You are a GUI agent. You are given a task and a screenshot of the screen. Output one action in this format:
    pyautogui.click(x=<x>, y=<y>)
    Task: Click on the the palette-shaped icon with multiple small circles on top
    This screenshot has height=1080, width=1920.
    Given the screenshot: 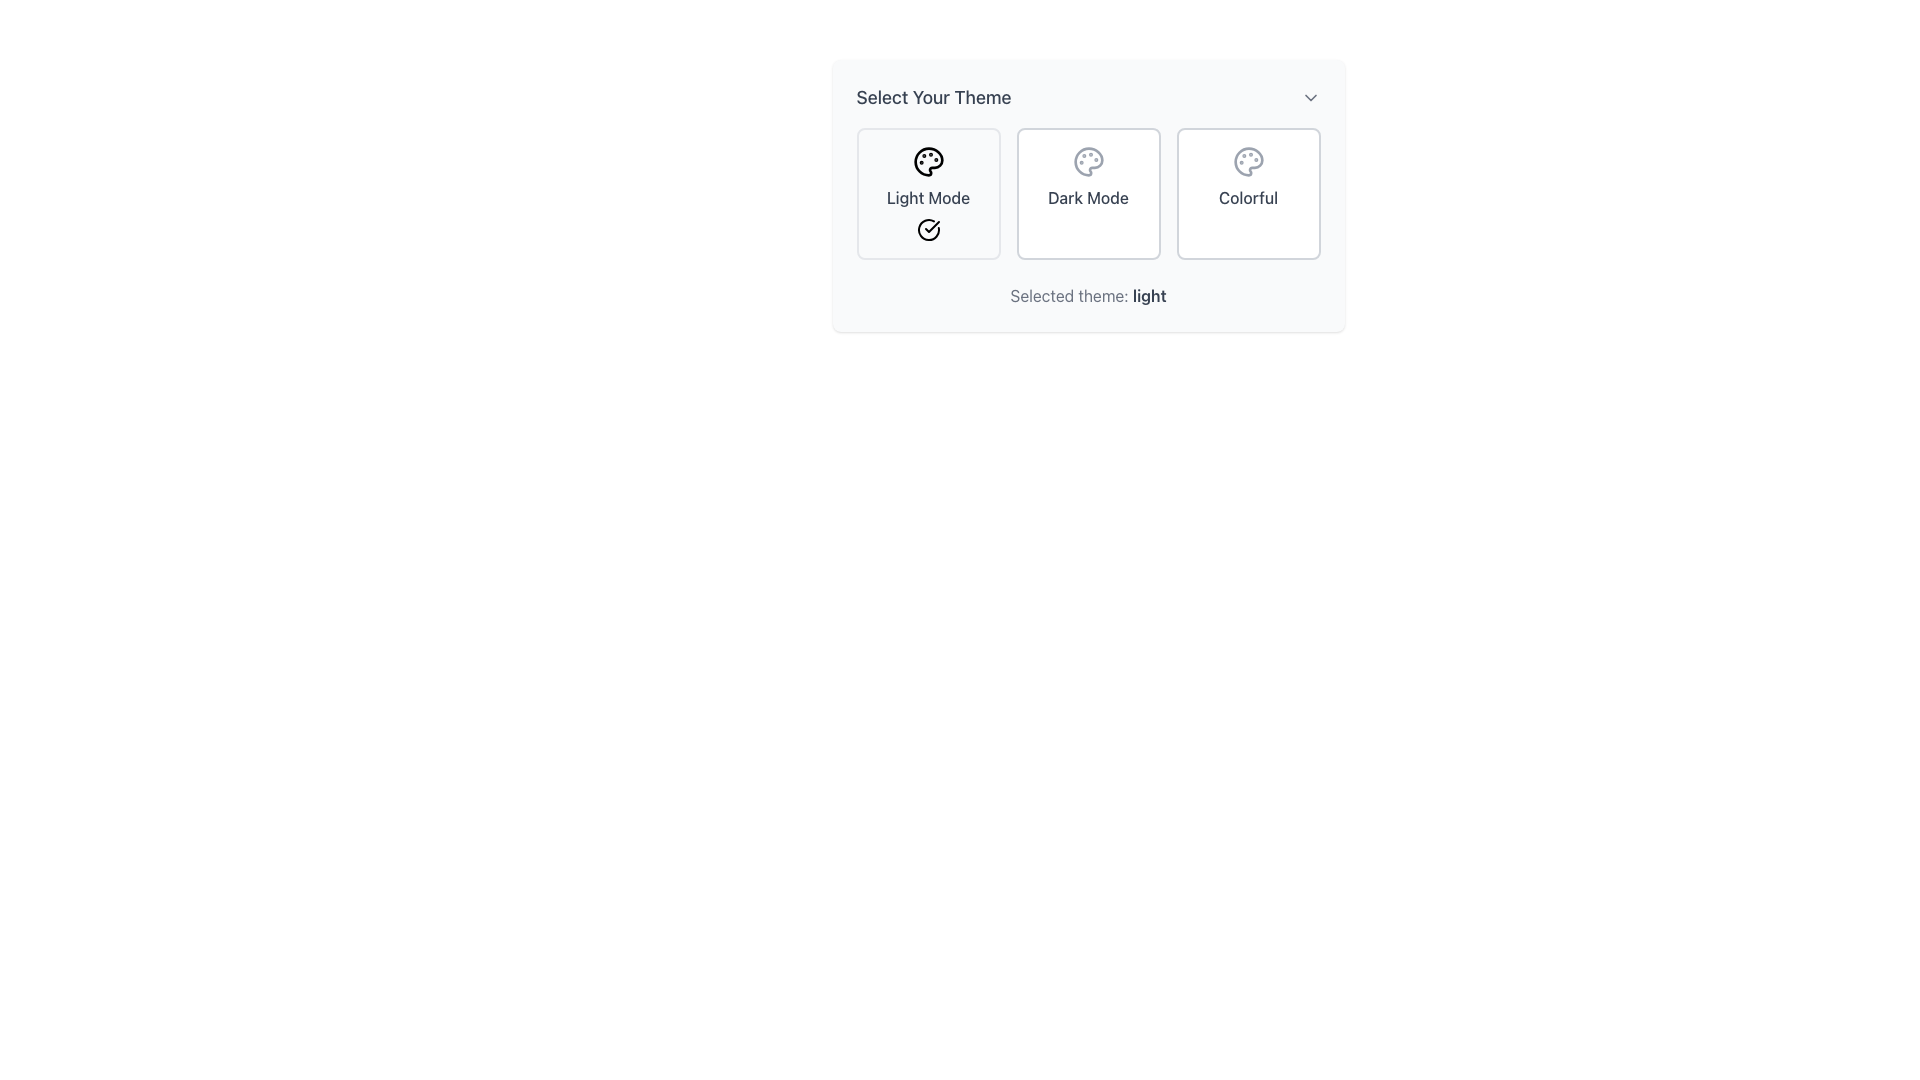 What is the action you would take?
    pyautogui.click(x=1247, y=161)
    